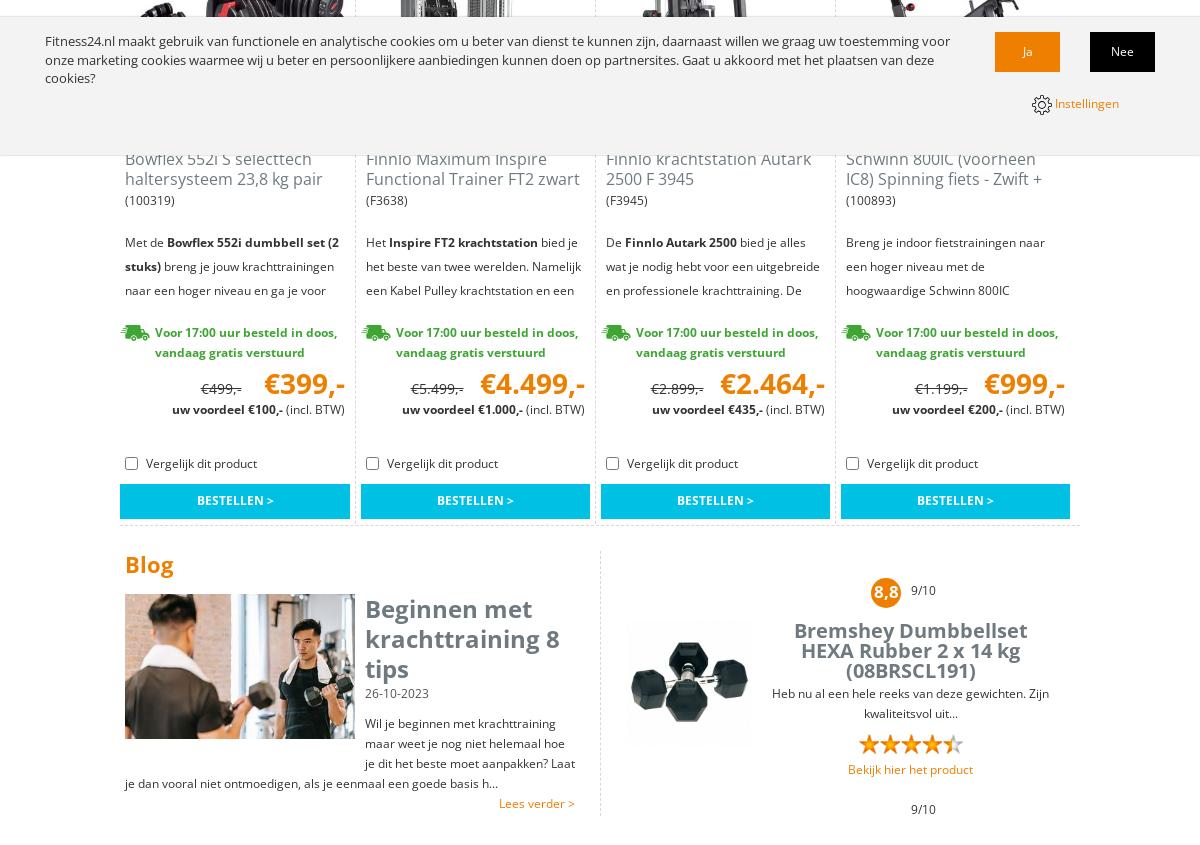 The height and width of the screenshot is (845, 1200). Describe the element at coordinates (230, 254) in the screenshot. I see `'Bowflex 552i dumbbell set (2 stuks)'` at that location.